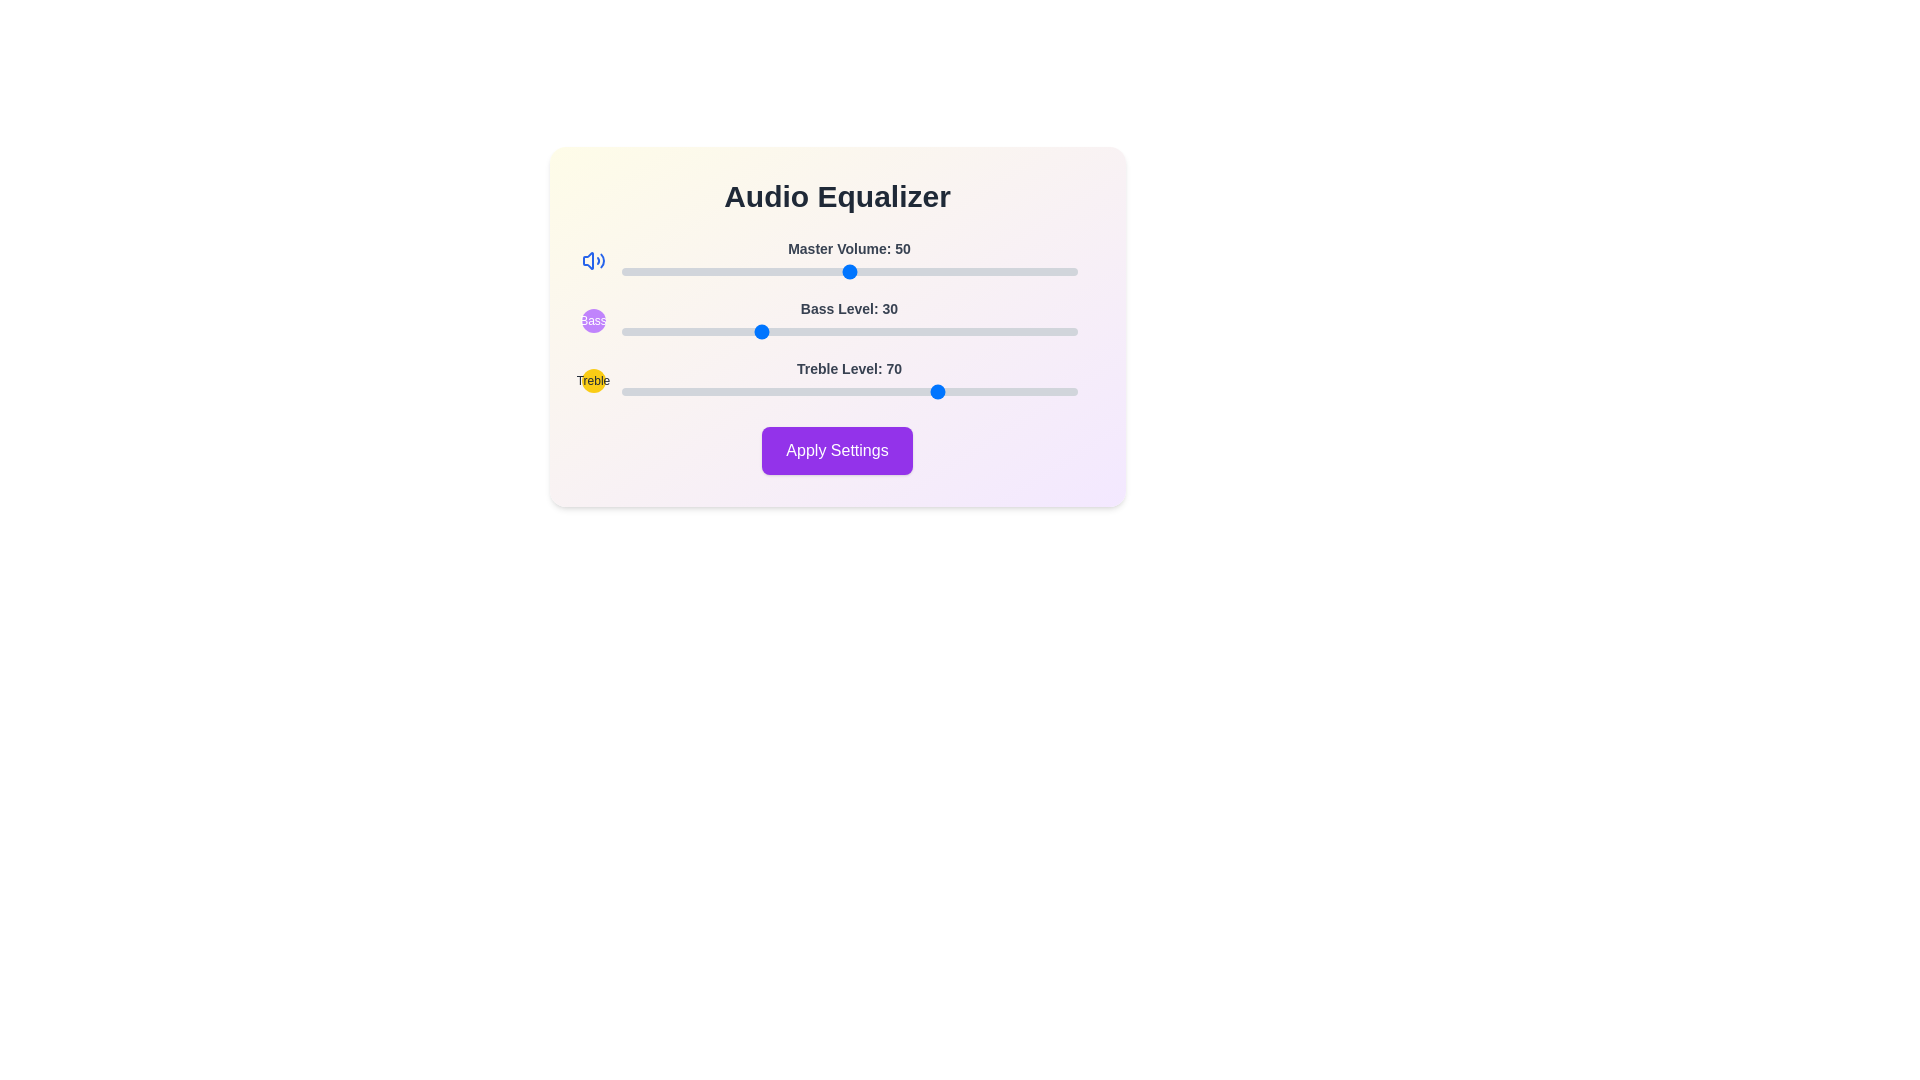 Image resolution: width=1920 pixels, height=1080 pixels. I want to click on bass level, so click(620, 330).